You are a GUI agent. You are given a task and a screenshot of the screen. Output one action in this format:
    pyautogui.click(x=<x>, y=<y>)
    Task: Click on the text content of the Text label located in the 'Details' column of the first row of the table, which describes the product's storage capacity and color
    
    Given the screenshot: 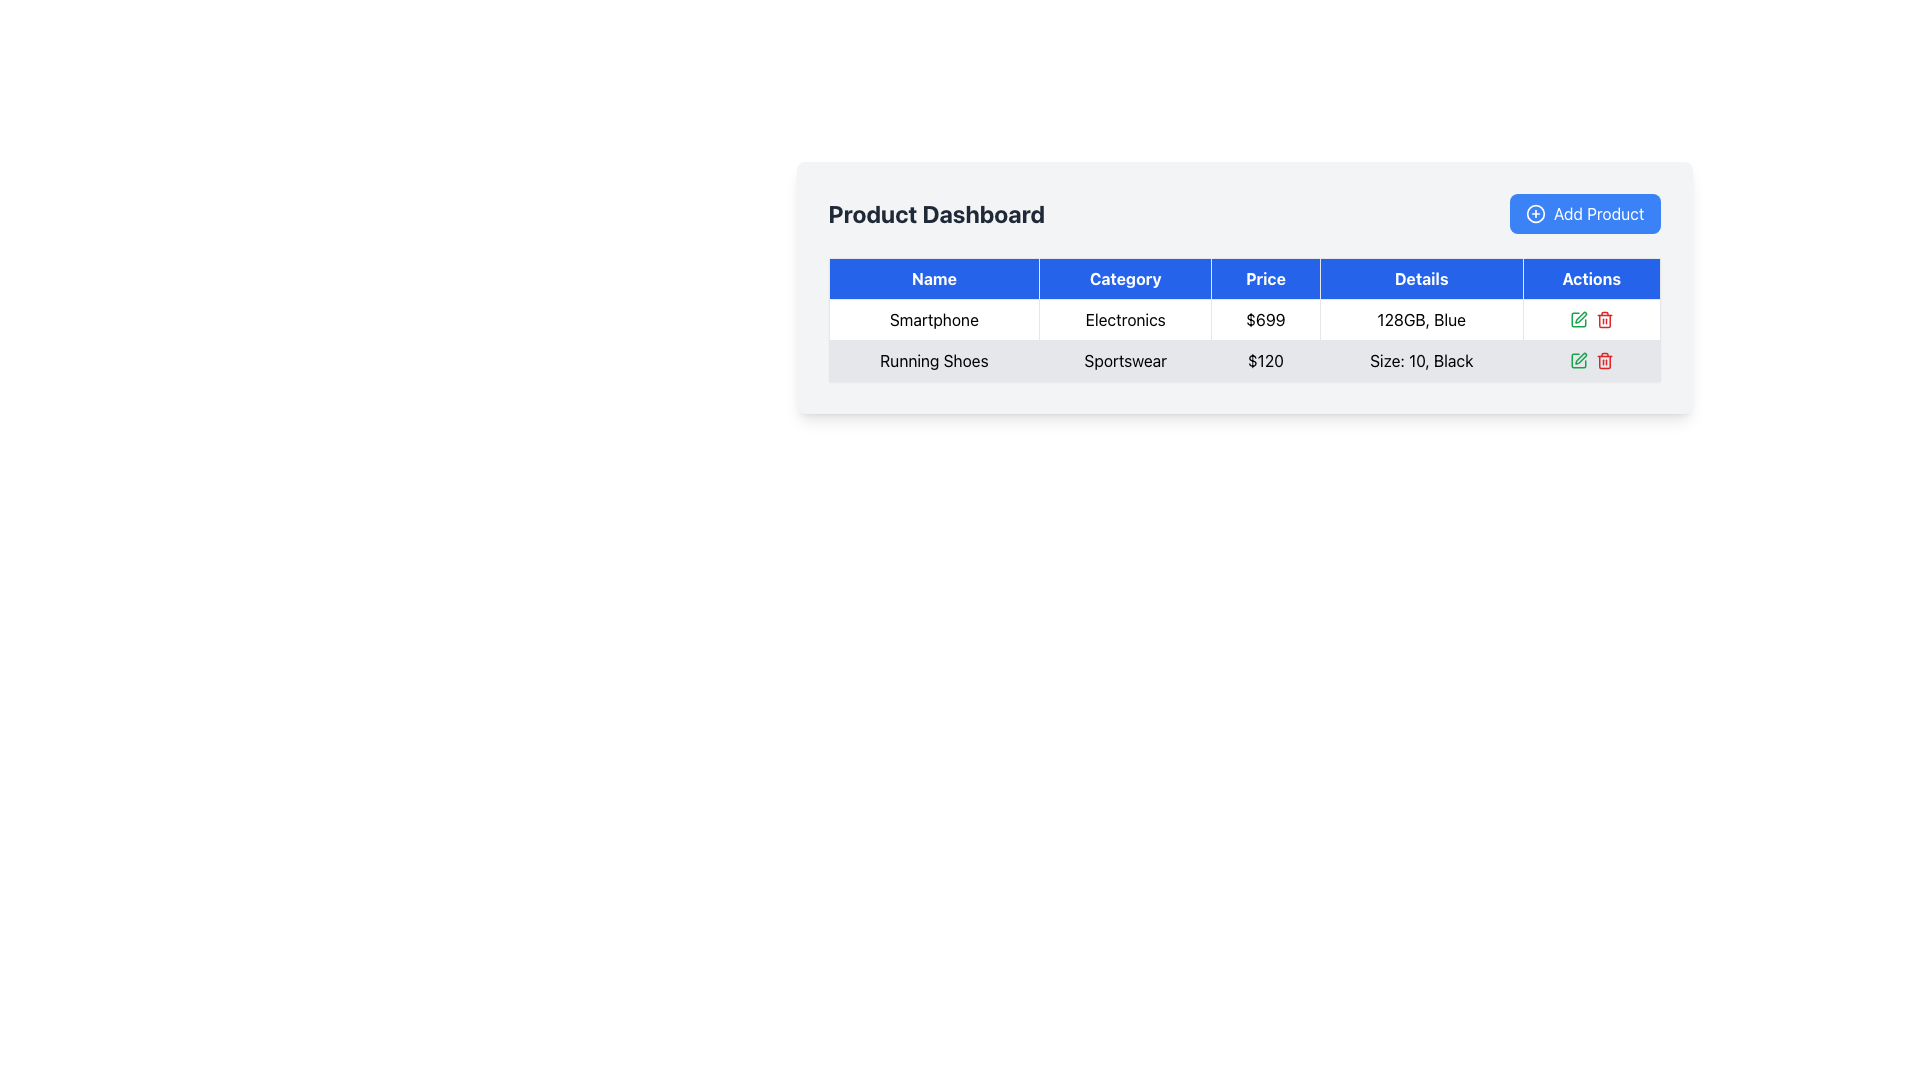 What is the action you would take?
    pyautogui.click(x=1420, y=319)
    